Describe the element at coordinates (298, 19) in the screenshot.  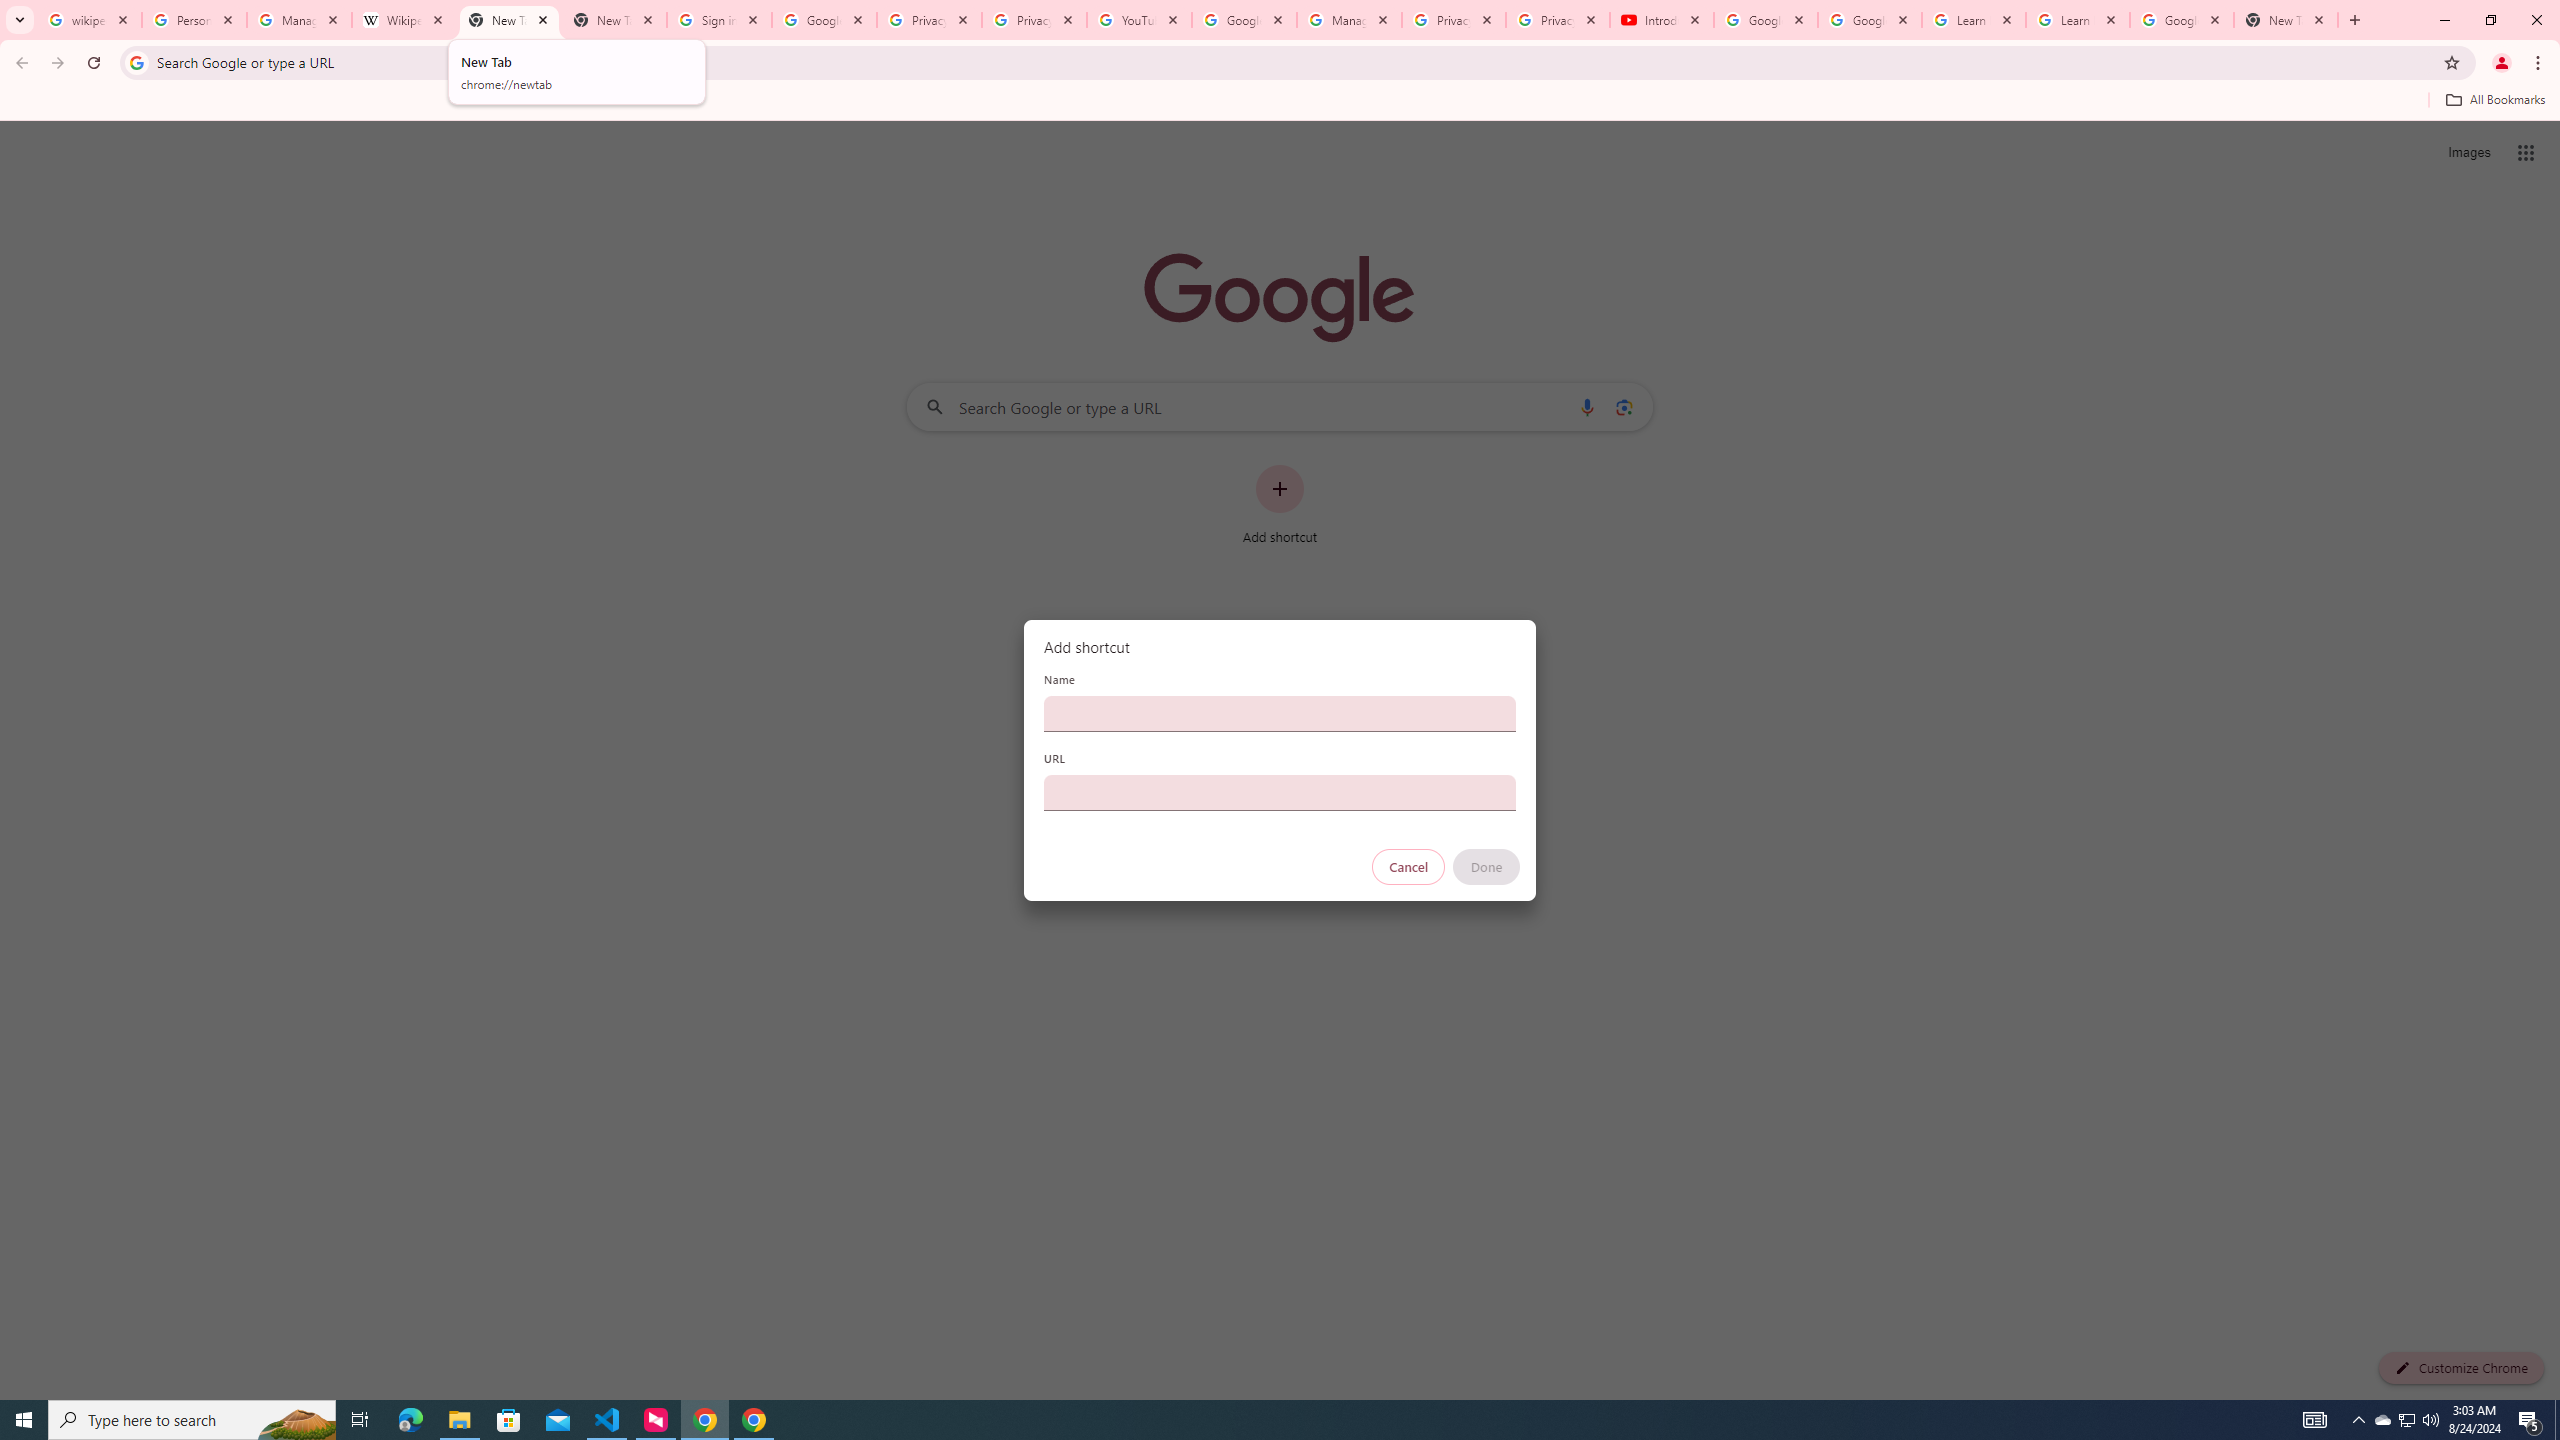
I see `'Manage your Location History - Google Search Help'` at that location.